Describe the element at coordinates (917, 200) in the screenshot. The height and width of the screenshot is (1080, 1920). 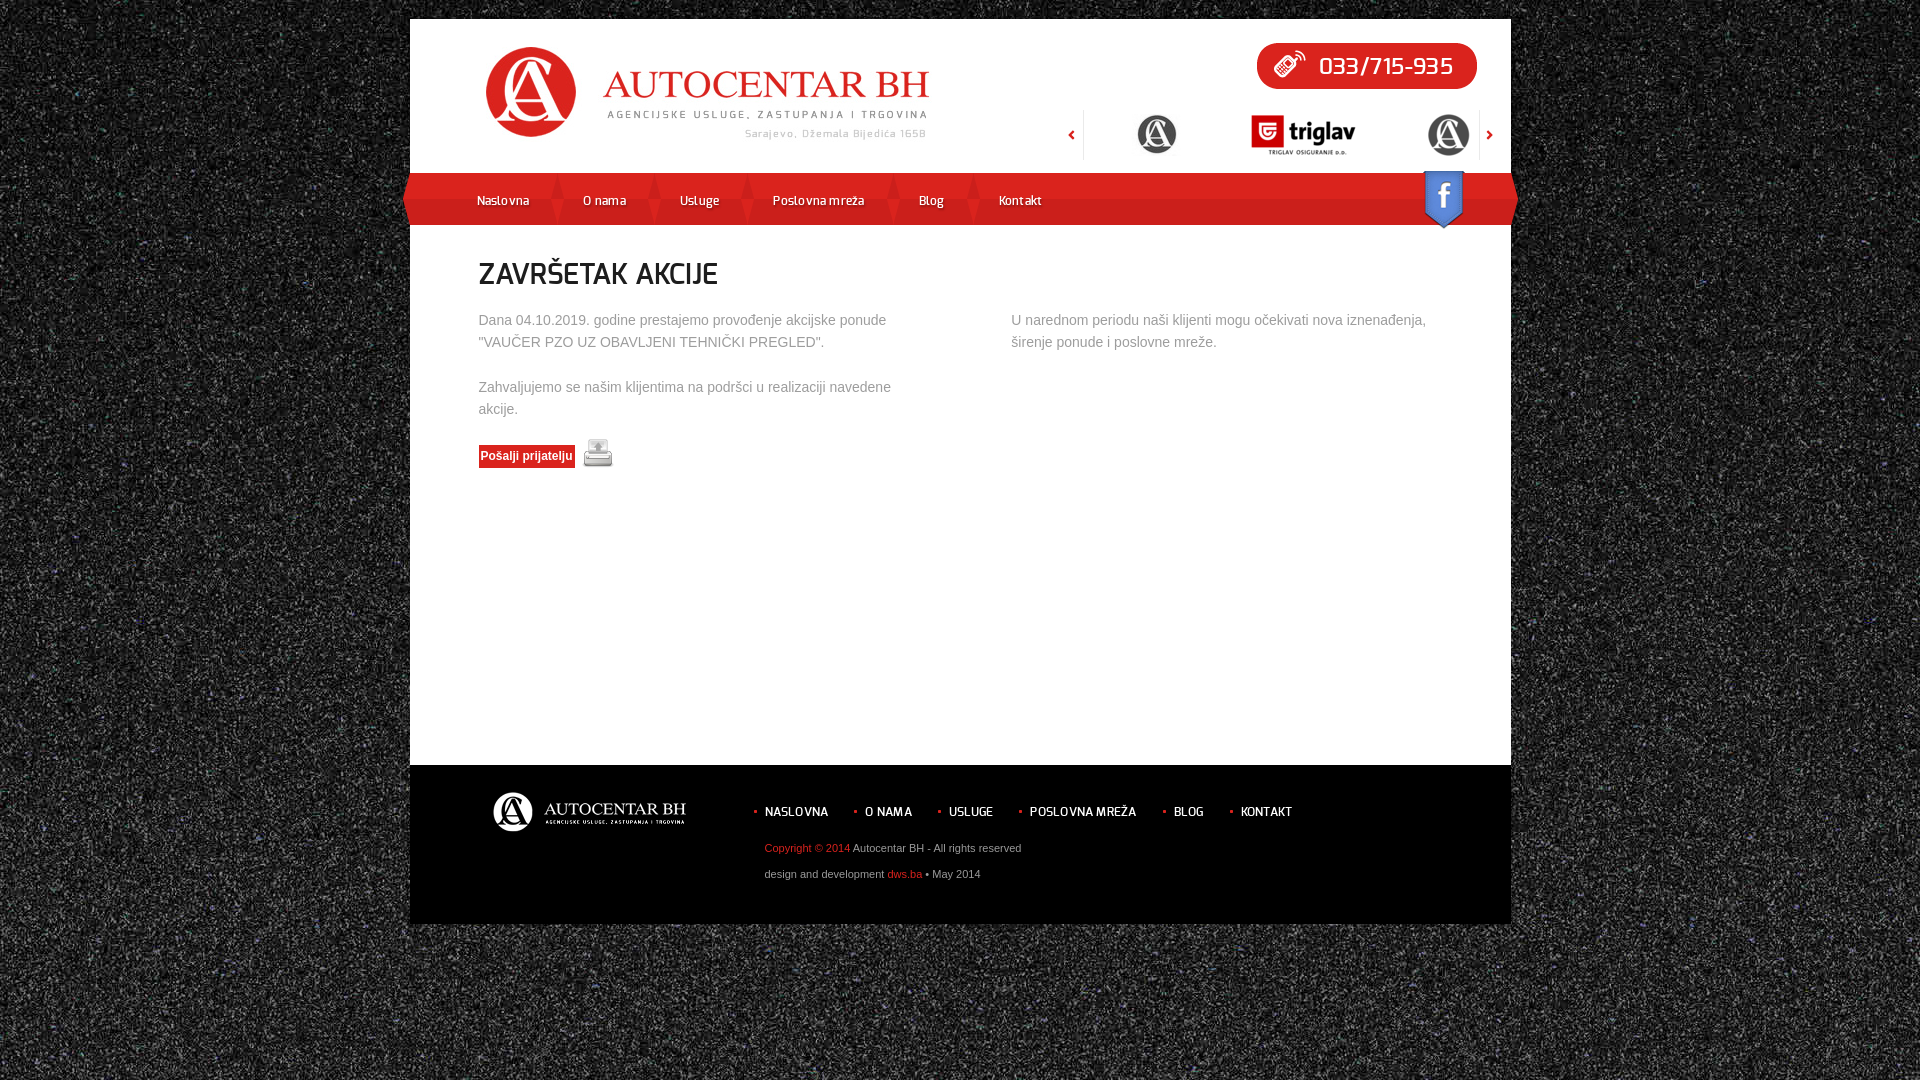
I see `'Blog'` at that location.